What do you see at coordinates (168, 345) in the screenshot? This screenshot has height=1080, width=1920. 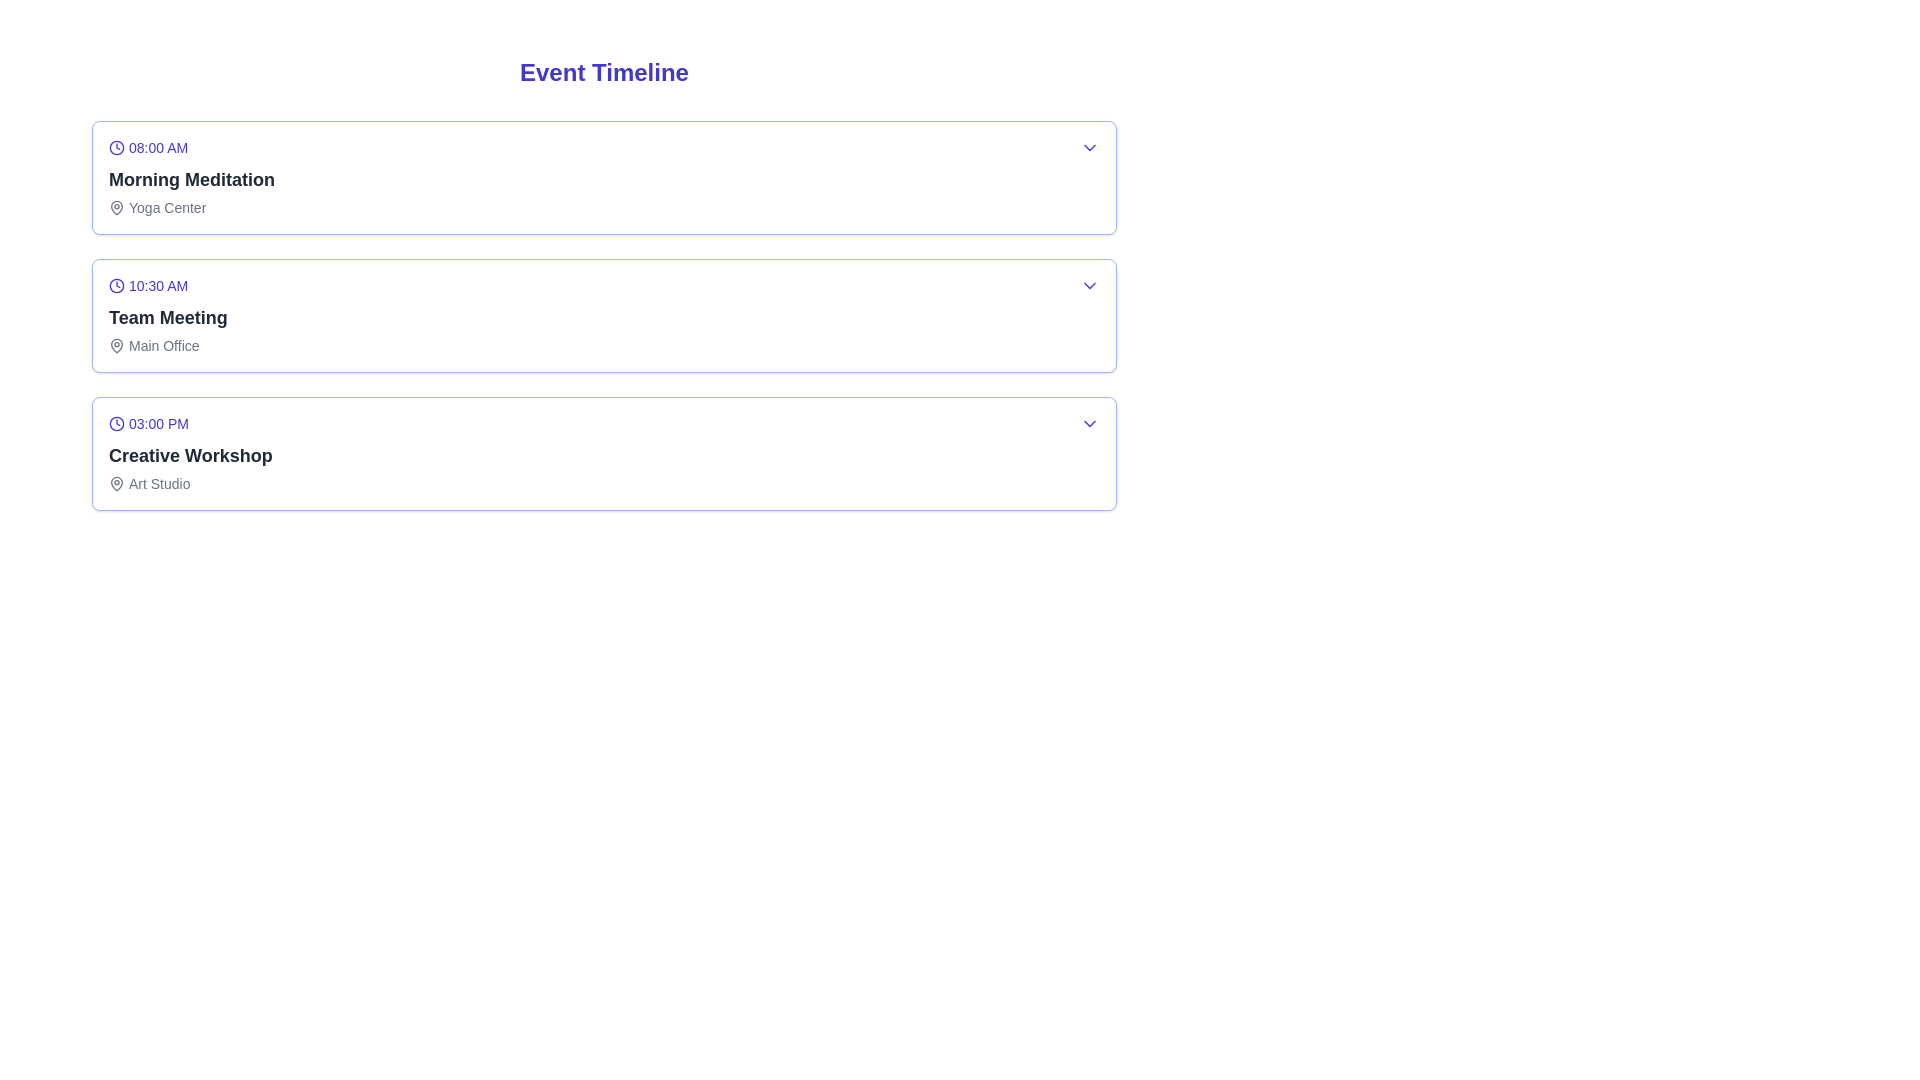 I see `text of the label with an icon located beneath the 'Team Meeting' heading, aligned with the map pin icon and below the timestamp '10:30 AM'` at bounding box center [168, 345].